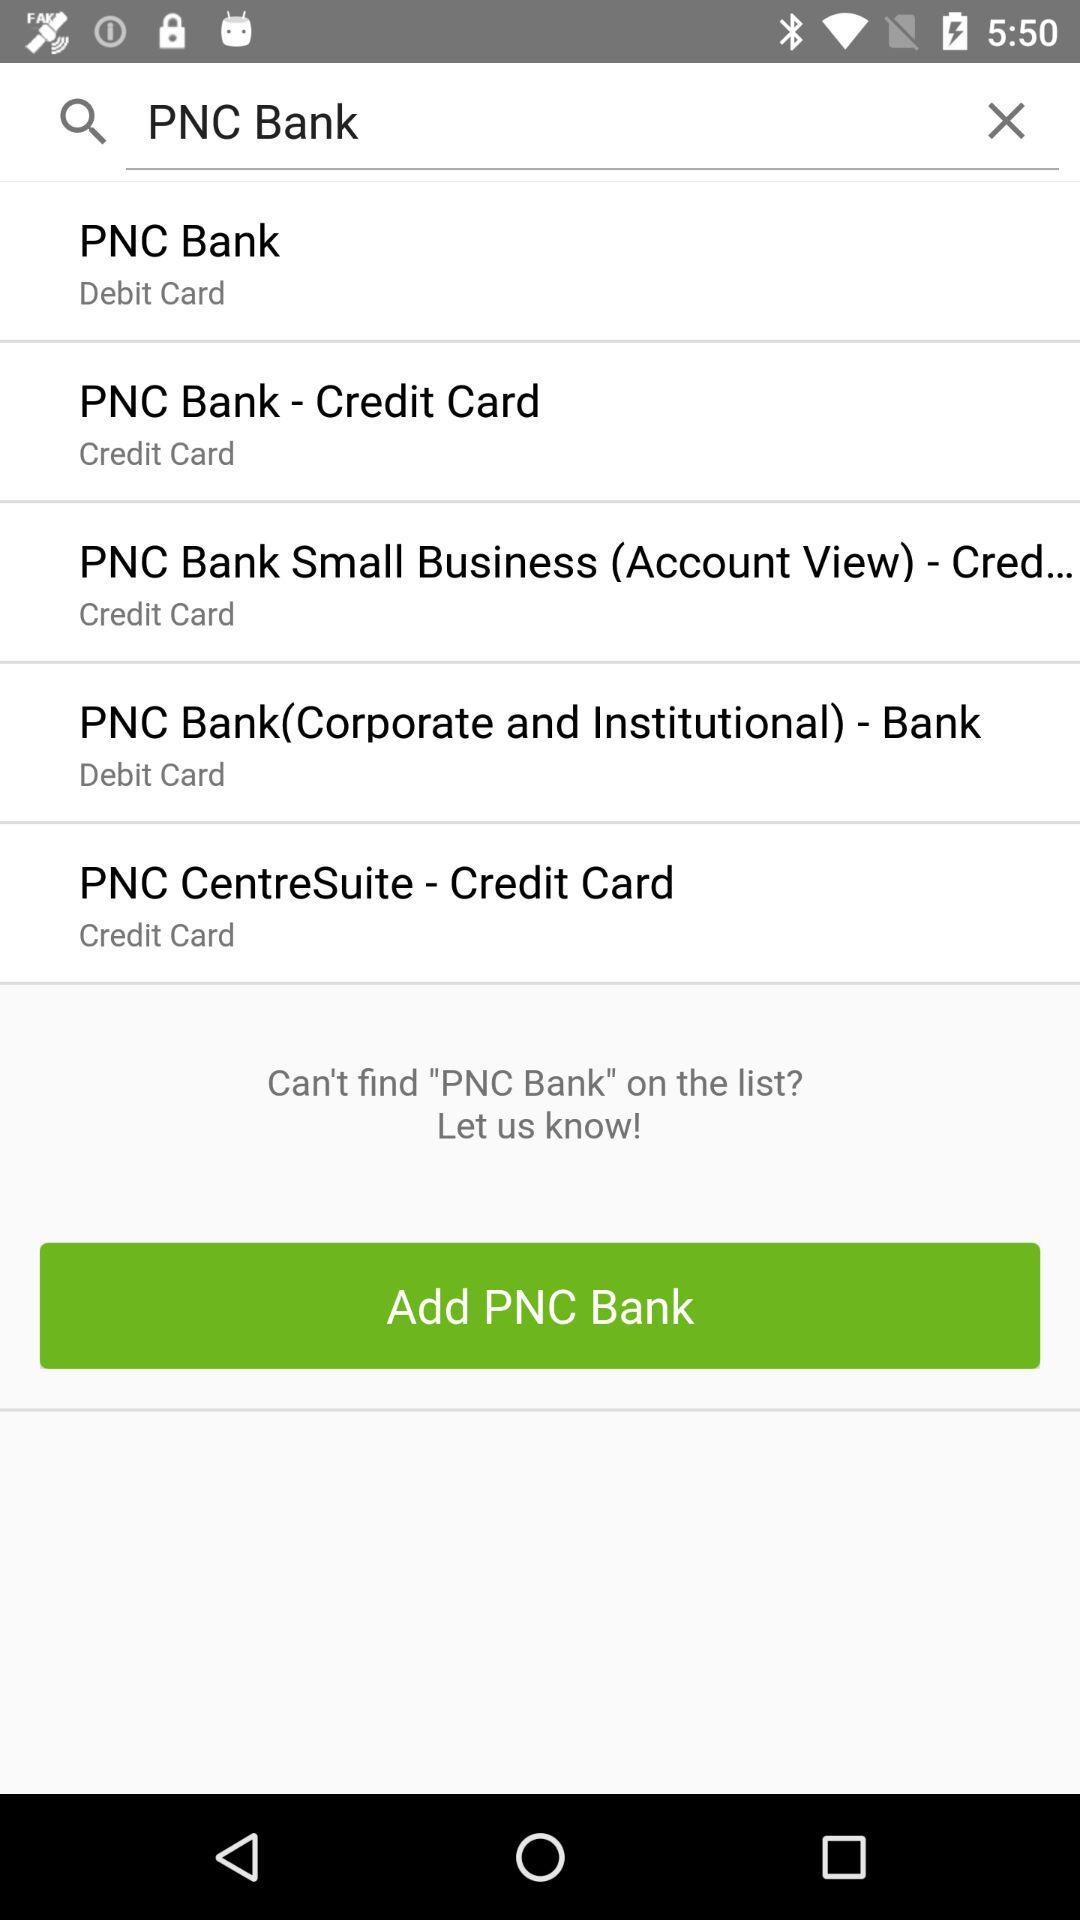 This screenshot has width=1080, height=1920. I want to click on icon to the right of the pnc bank item, so click(1006, 119).